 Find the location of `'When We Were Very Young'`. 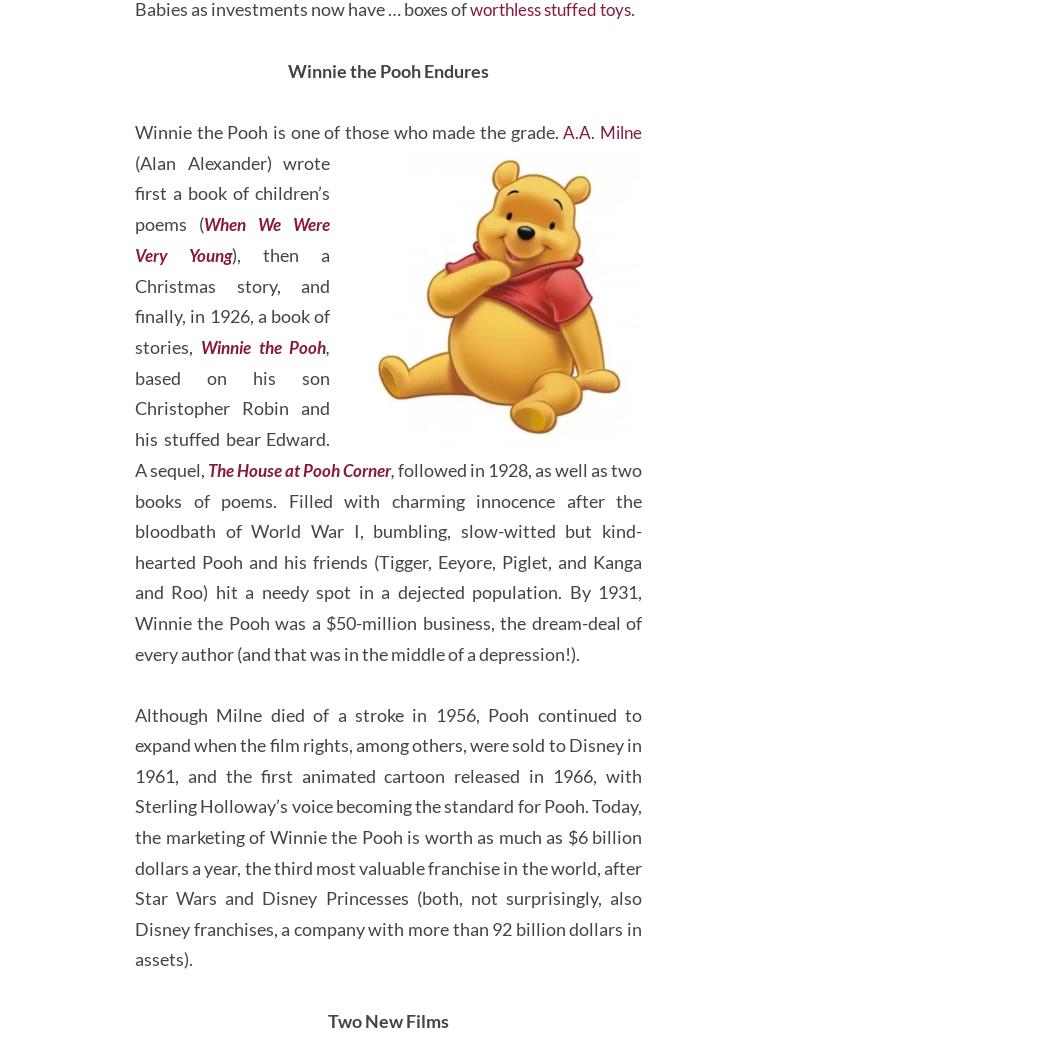

'When We Were Very Young' is located at coordinates (134, 314).